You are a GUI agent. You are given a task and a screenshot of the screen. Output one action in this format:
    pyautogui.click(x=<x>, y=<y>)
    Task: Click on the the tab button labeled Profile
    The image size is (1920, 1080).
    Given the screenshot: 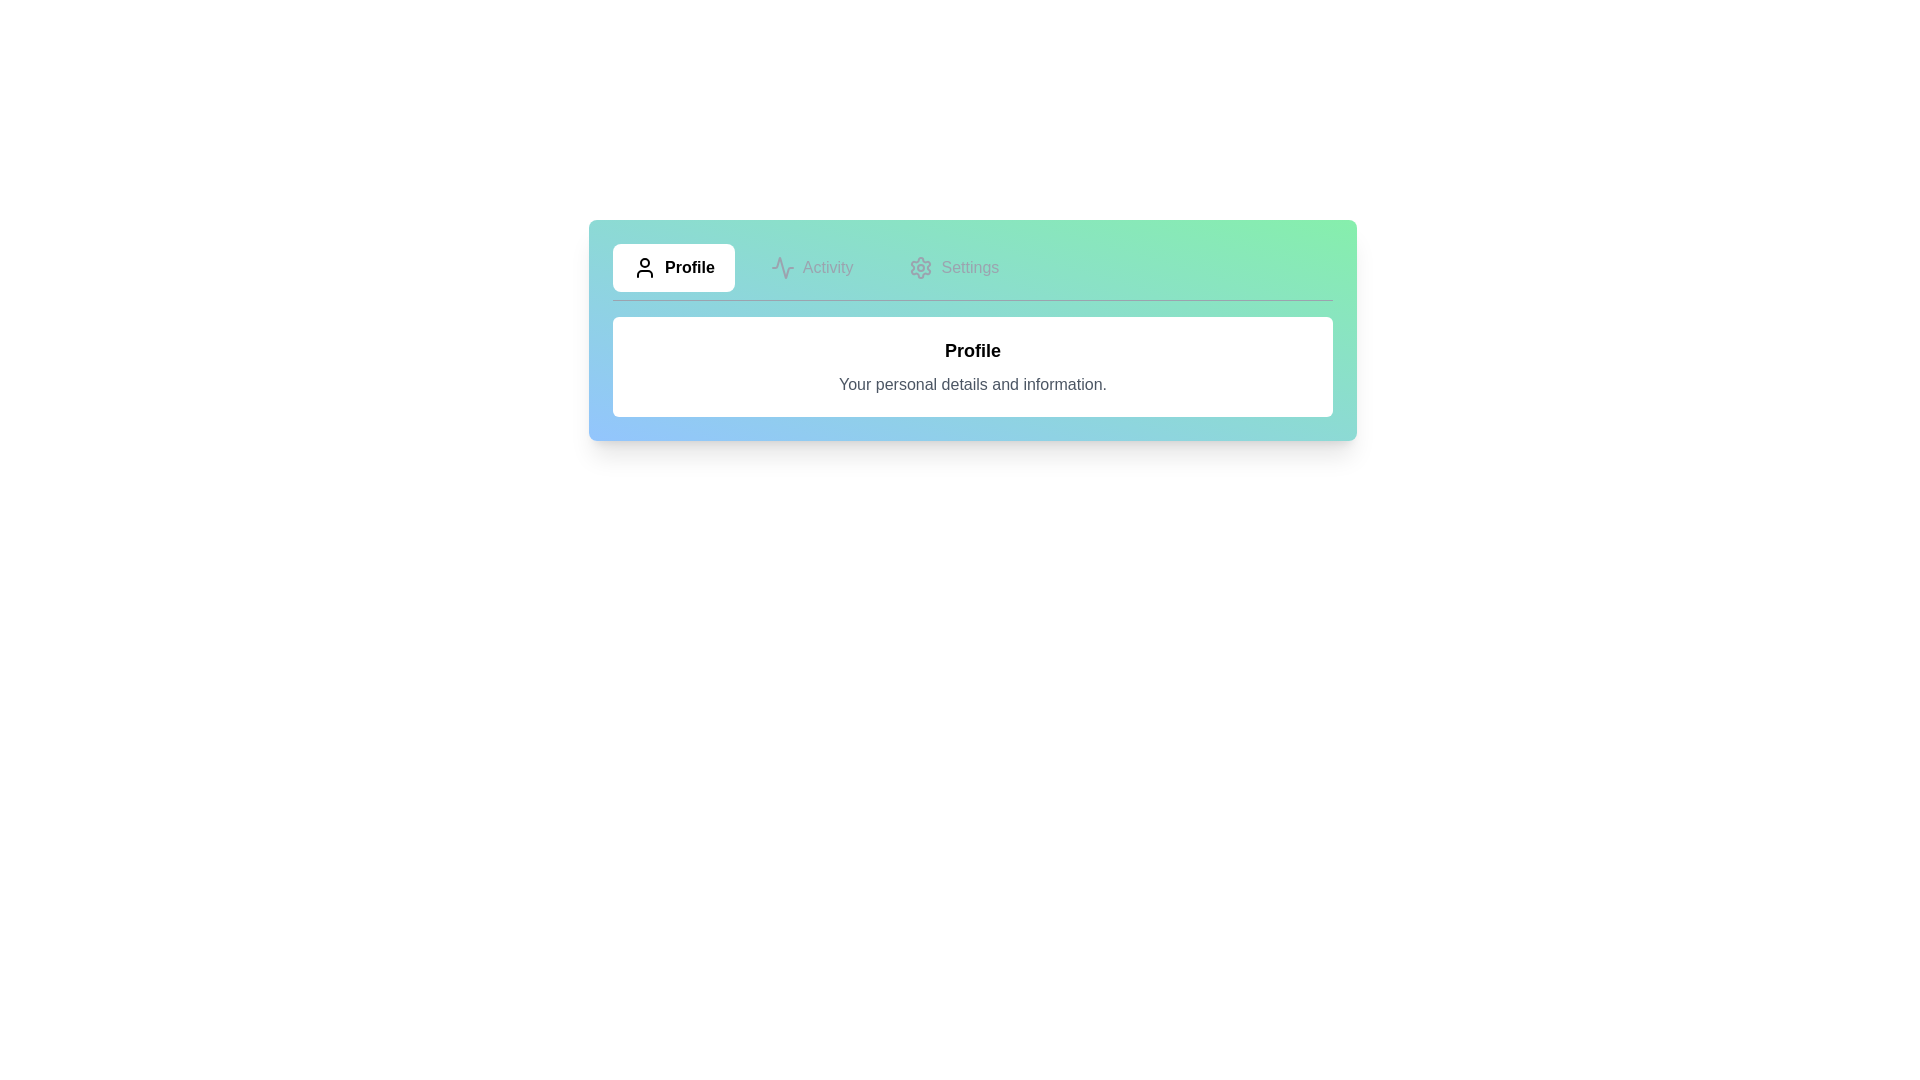 What is the action you would take?
    pyautogui.click(x=673, y=266)
    